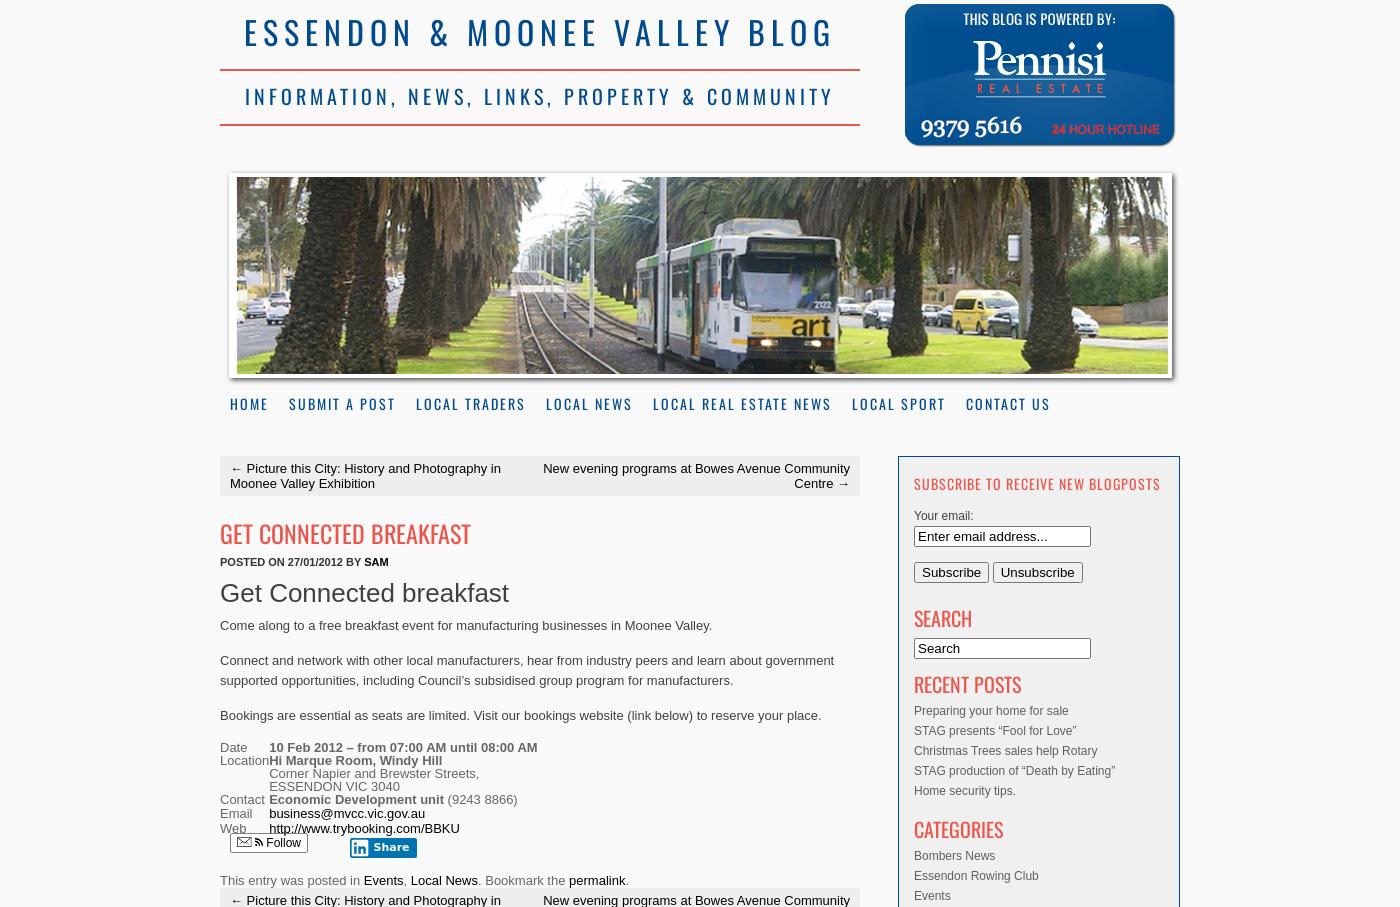  I want to click on '. Bookmark the', so click(523, 879).